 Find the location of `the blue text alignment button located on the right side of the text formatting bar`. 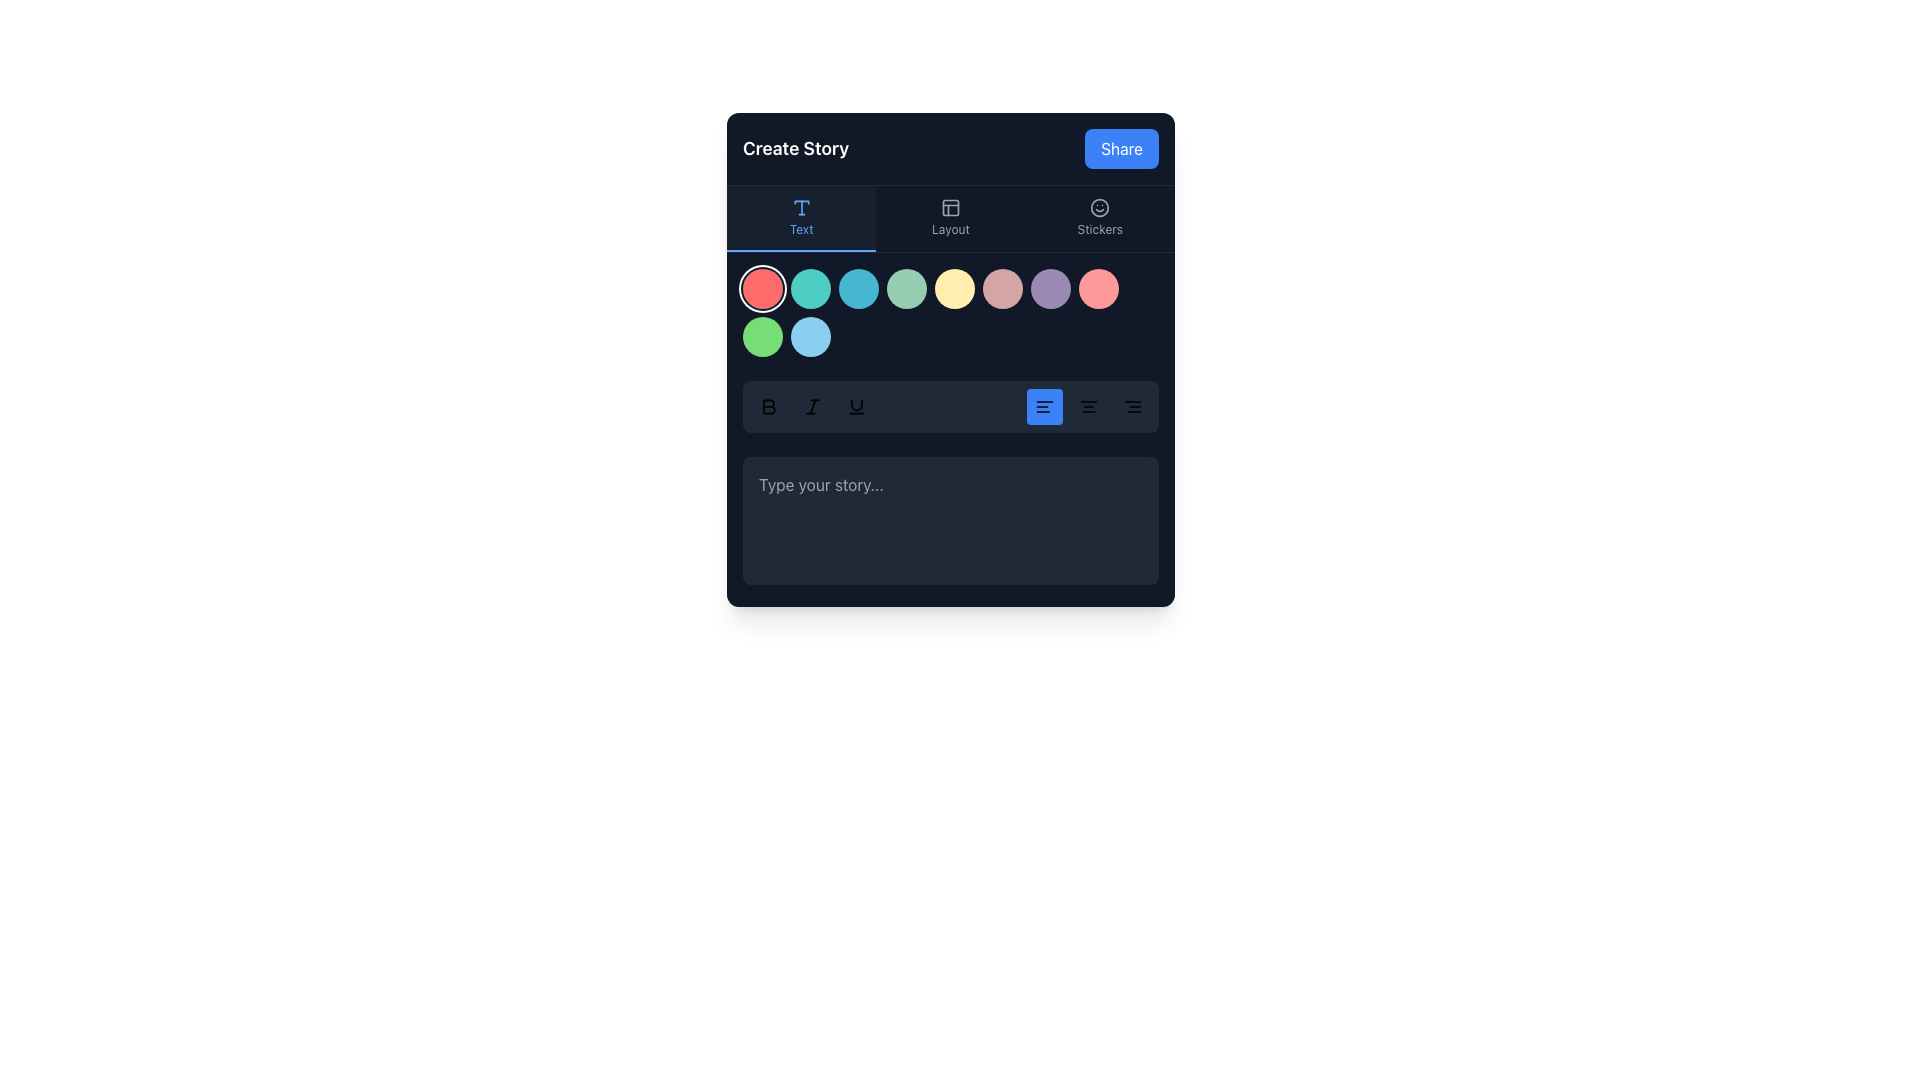

the blue text alignment button located on the right side of the text formatting bar is located at coordinates (1044, 406).